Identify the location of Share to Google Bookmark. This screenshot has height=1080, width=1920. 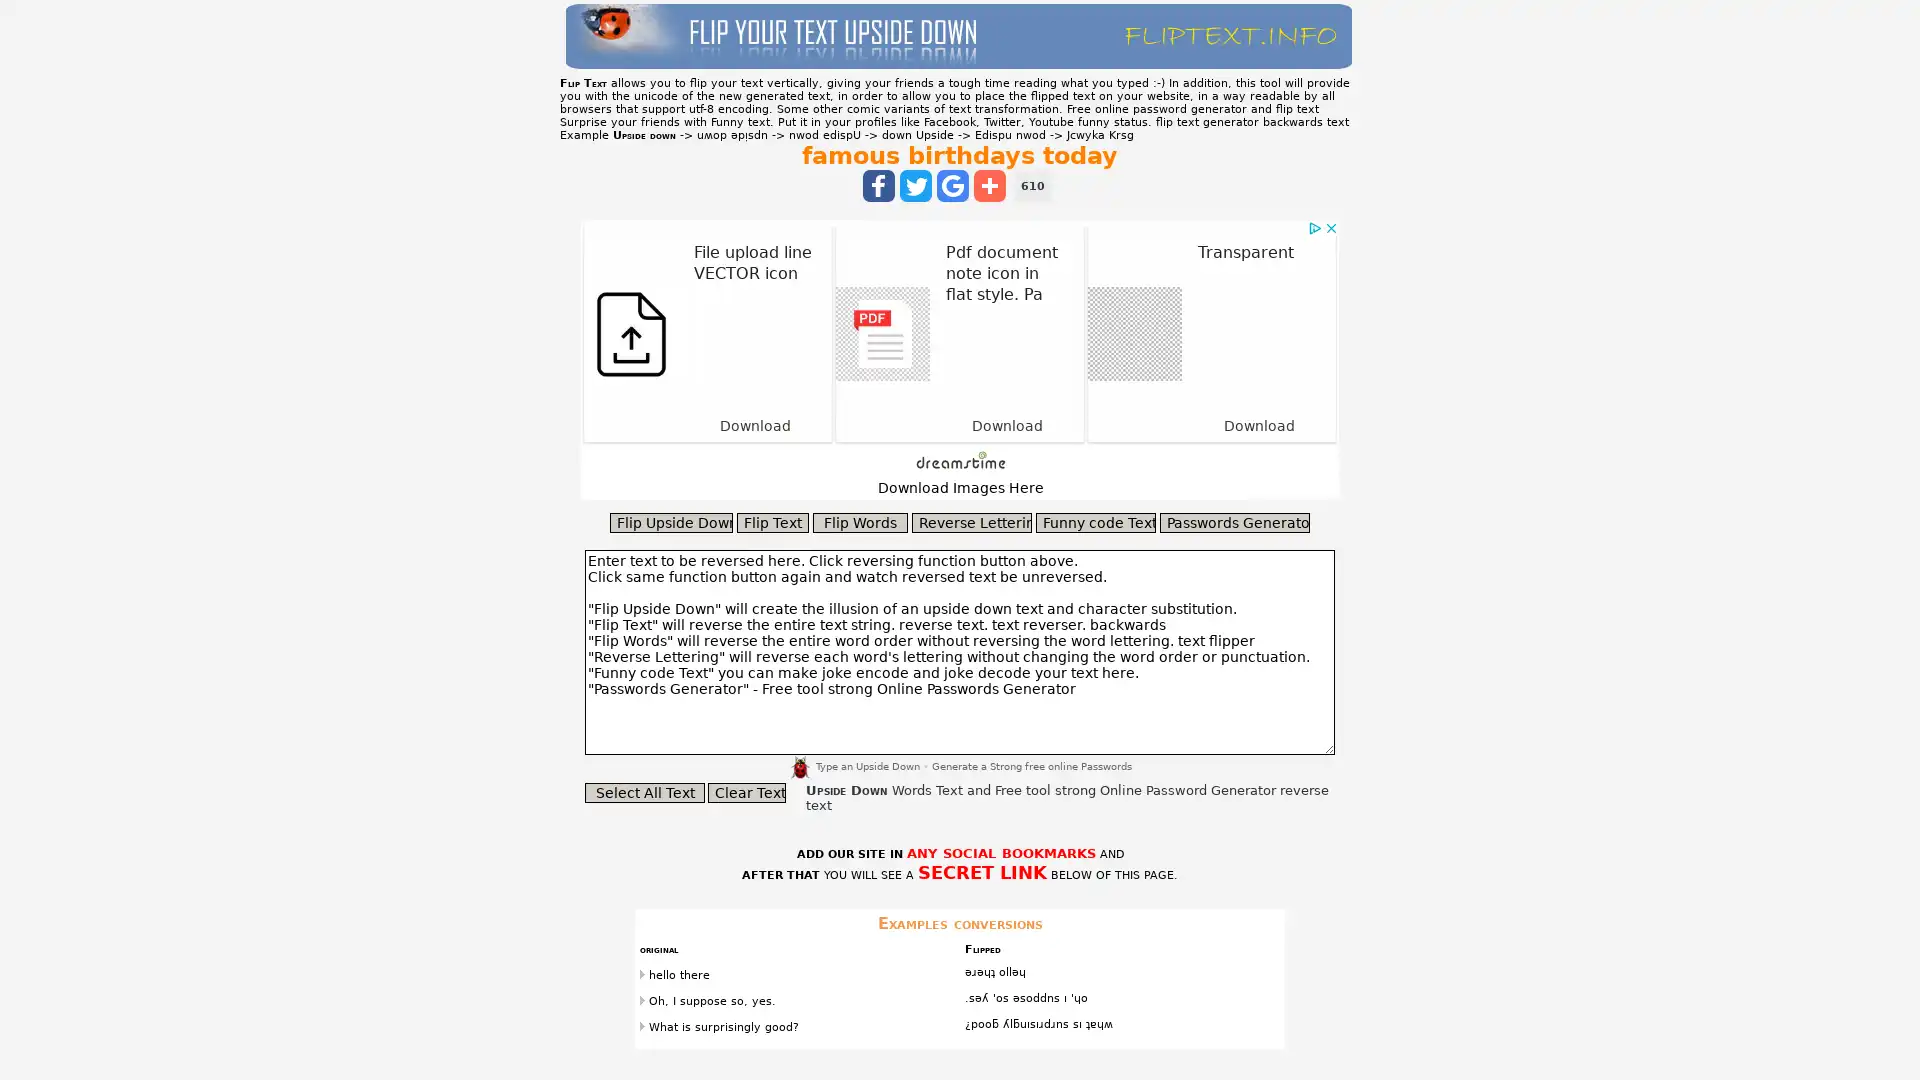
(952, 185).